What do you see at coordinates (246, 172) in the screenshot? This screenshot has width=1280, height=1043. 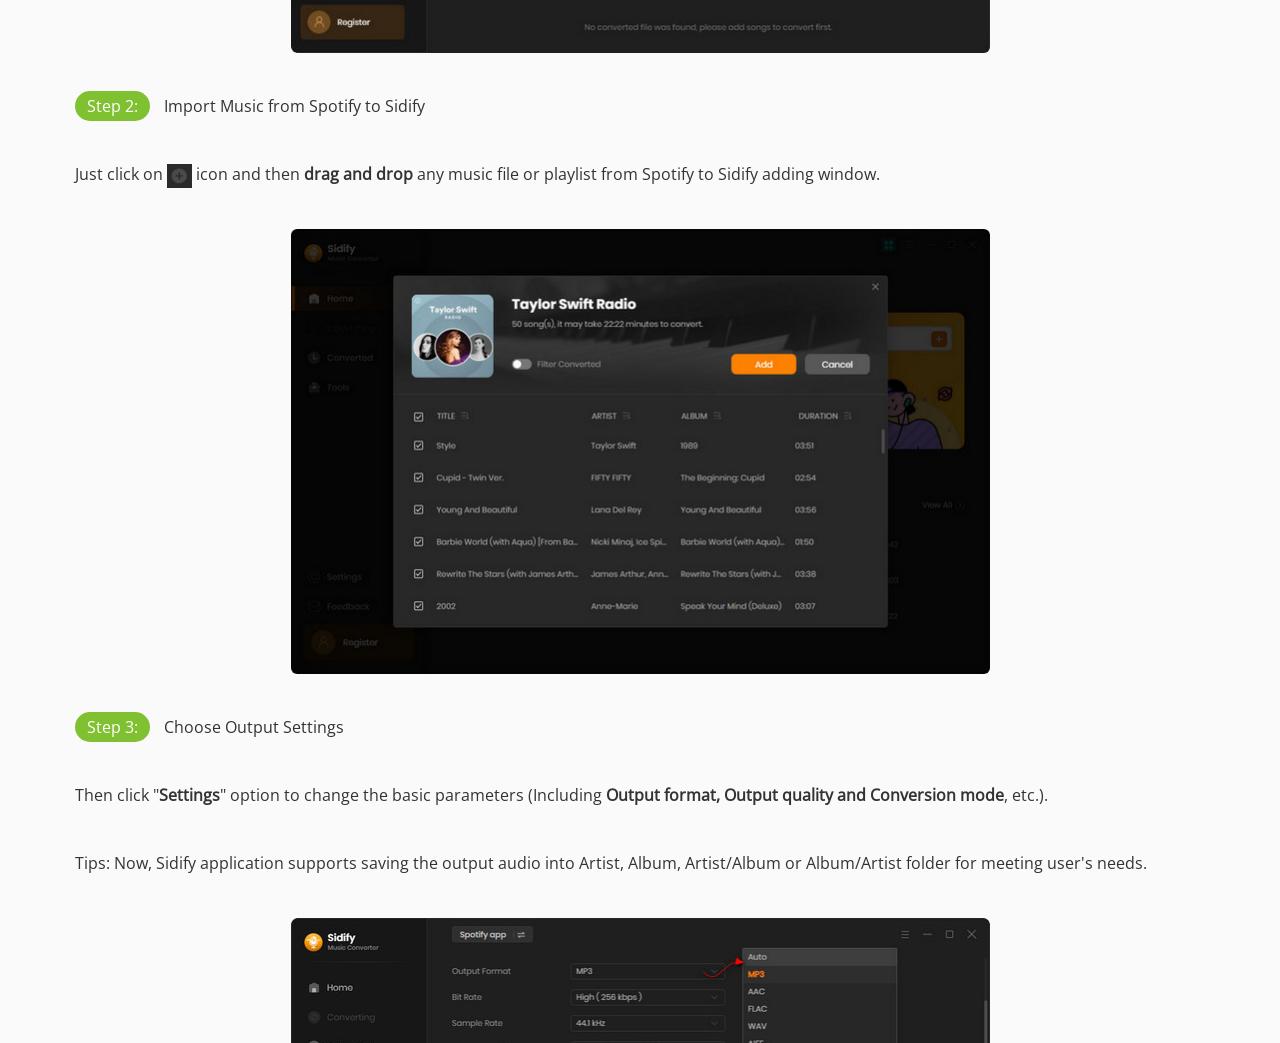 I see `'icon and then'` at bounding box center [246, 172].